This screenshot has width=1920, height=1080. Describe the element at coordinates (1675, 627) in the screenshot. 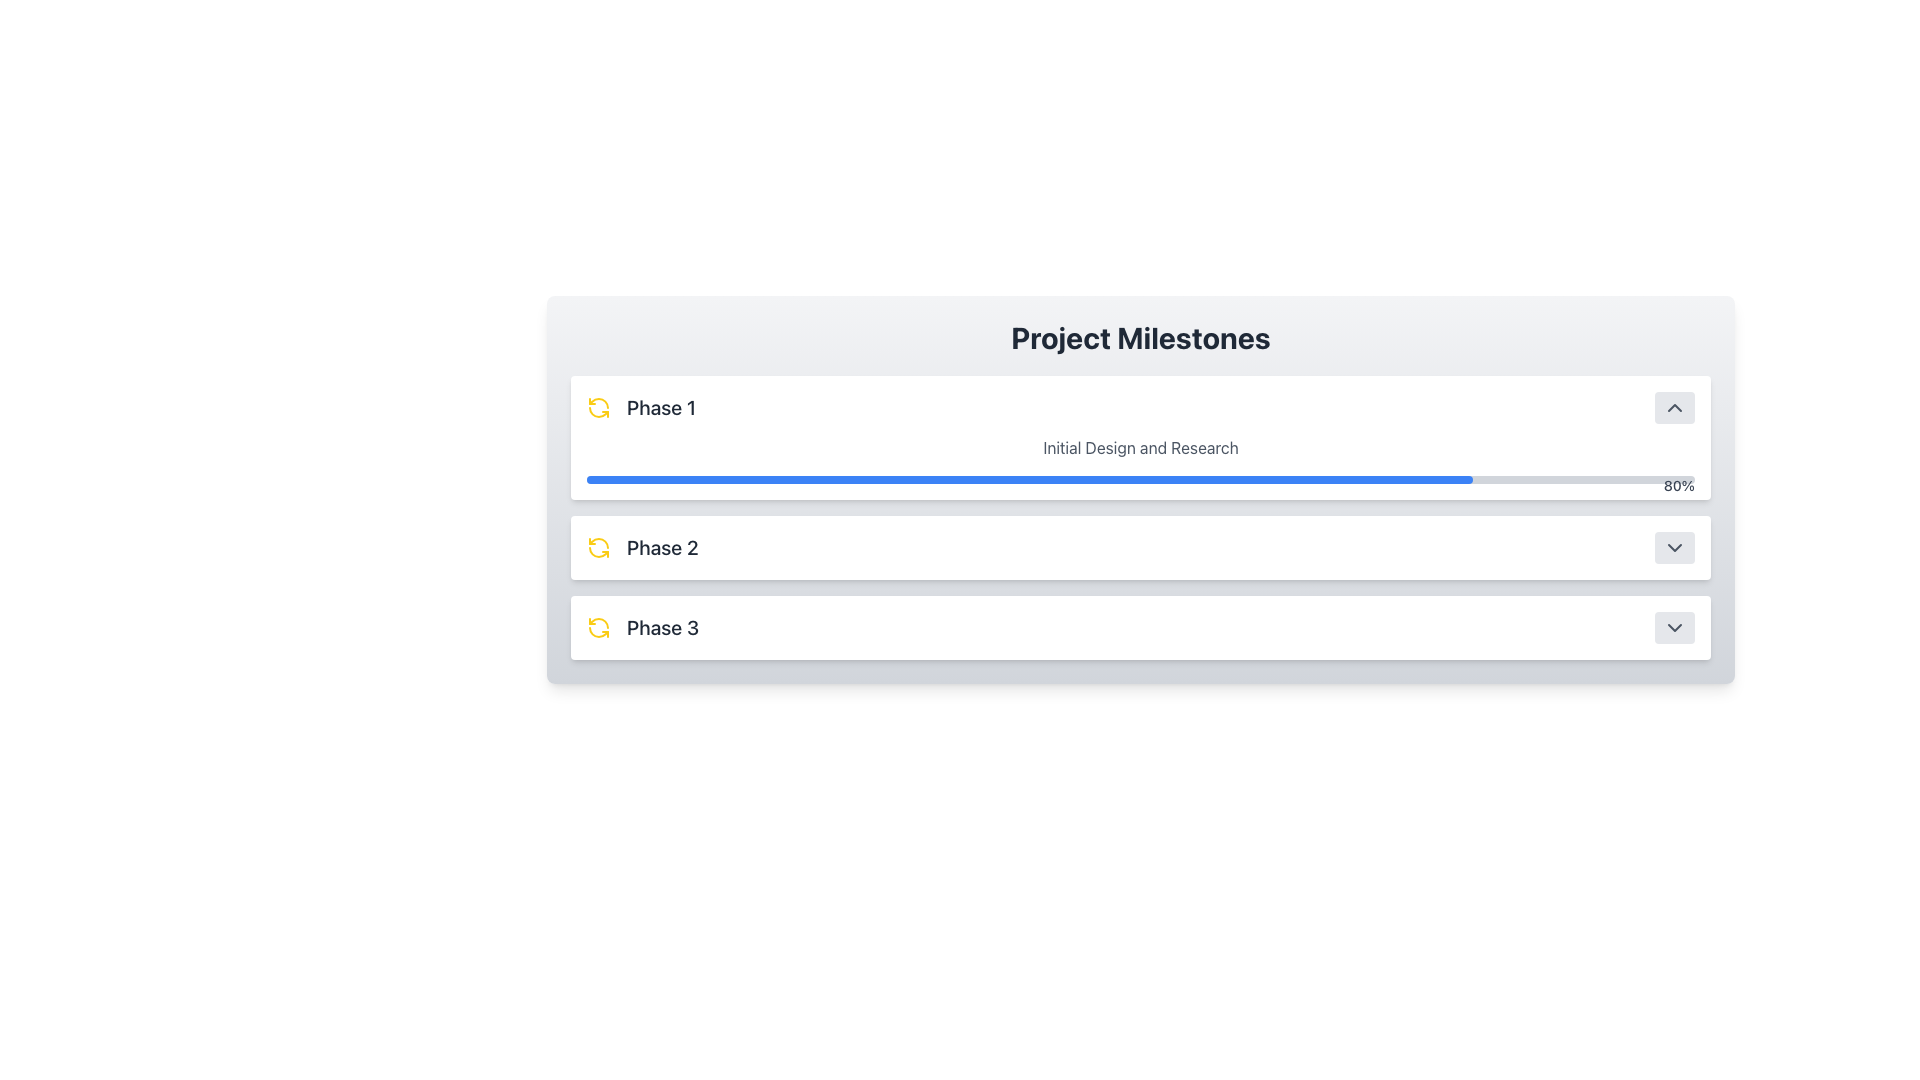

I see `the dropdown indicator icon located to the far right of the 'Phase 3' row in the vertical milestone list` at that location.